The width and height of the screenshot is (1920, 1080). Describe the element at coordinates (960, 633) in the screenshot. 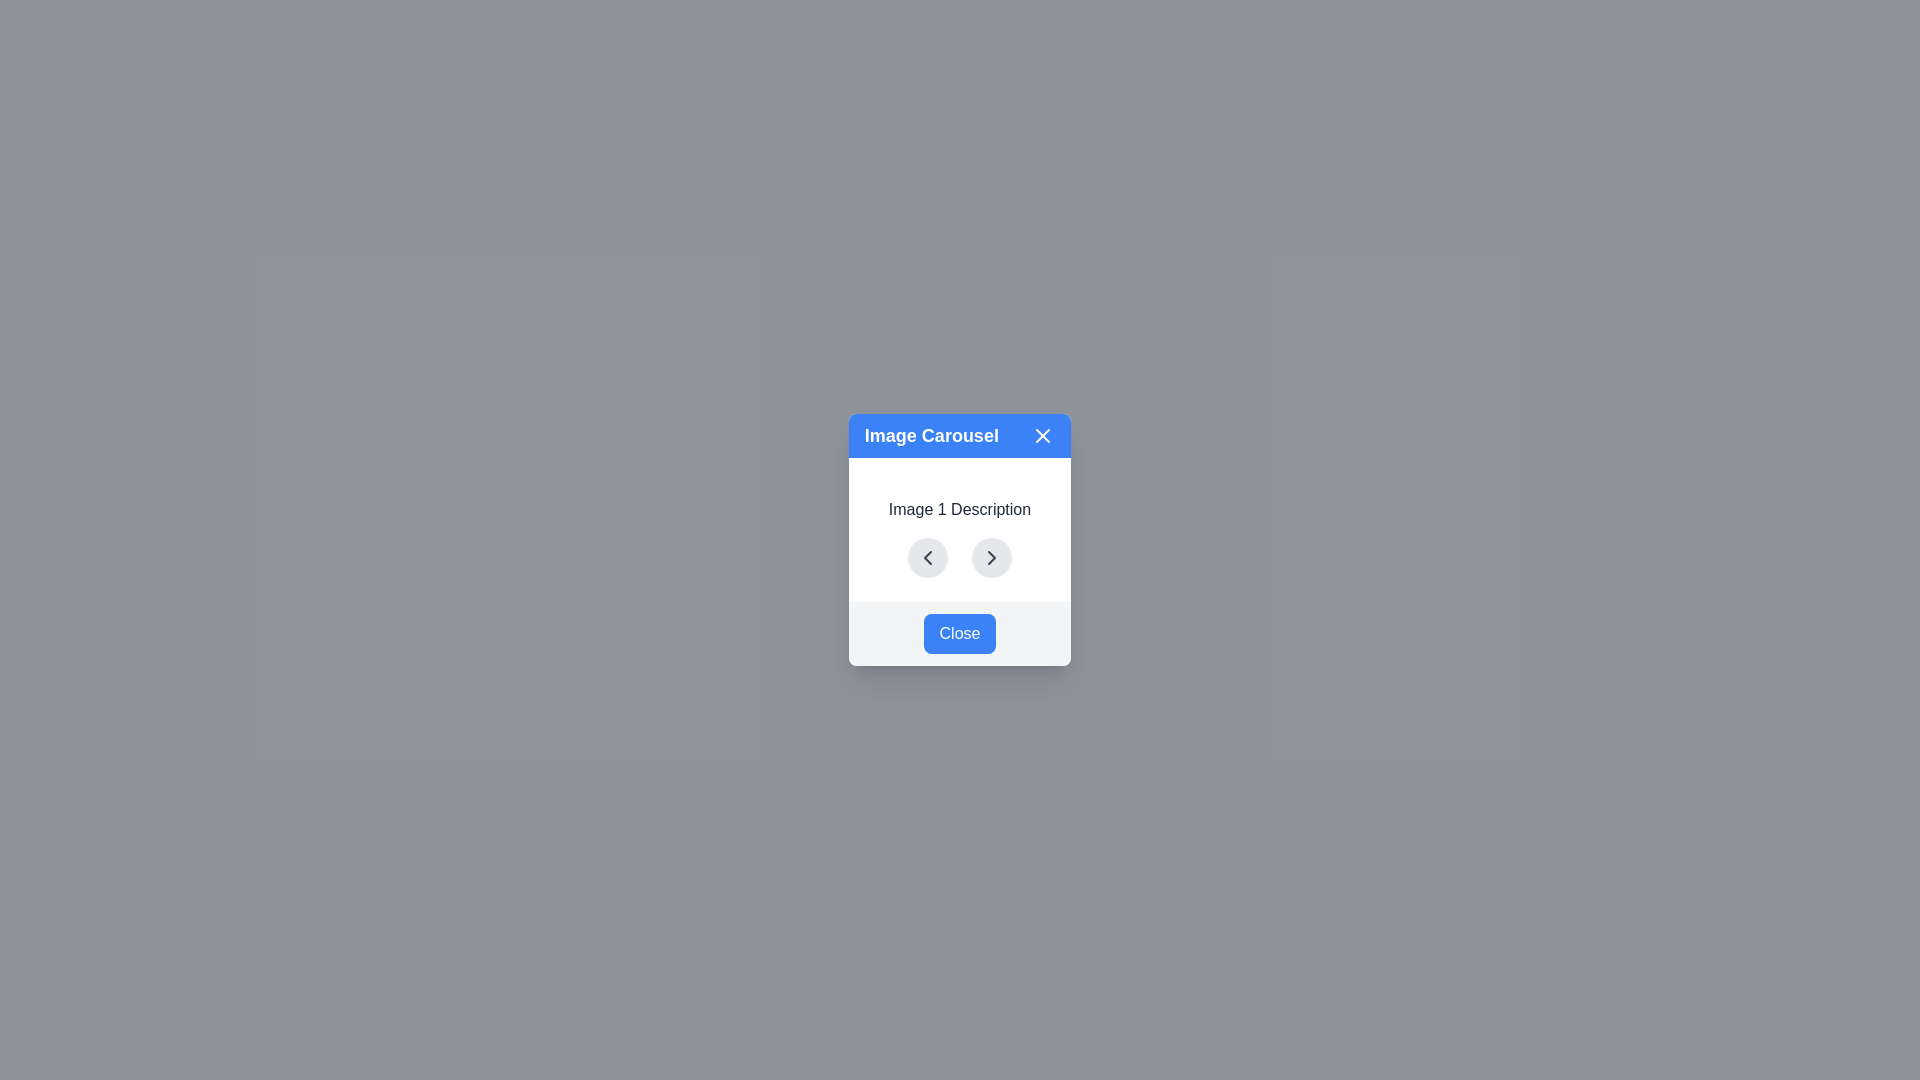

I see `the close button located at the bottom center of the 'Image Carousel' modal dialog` at that location.